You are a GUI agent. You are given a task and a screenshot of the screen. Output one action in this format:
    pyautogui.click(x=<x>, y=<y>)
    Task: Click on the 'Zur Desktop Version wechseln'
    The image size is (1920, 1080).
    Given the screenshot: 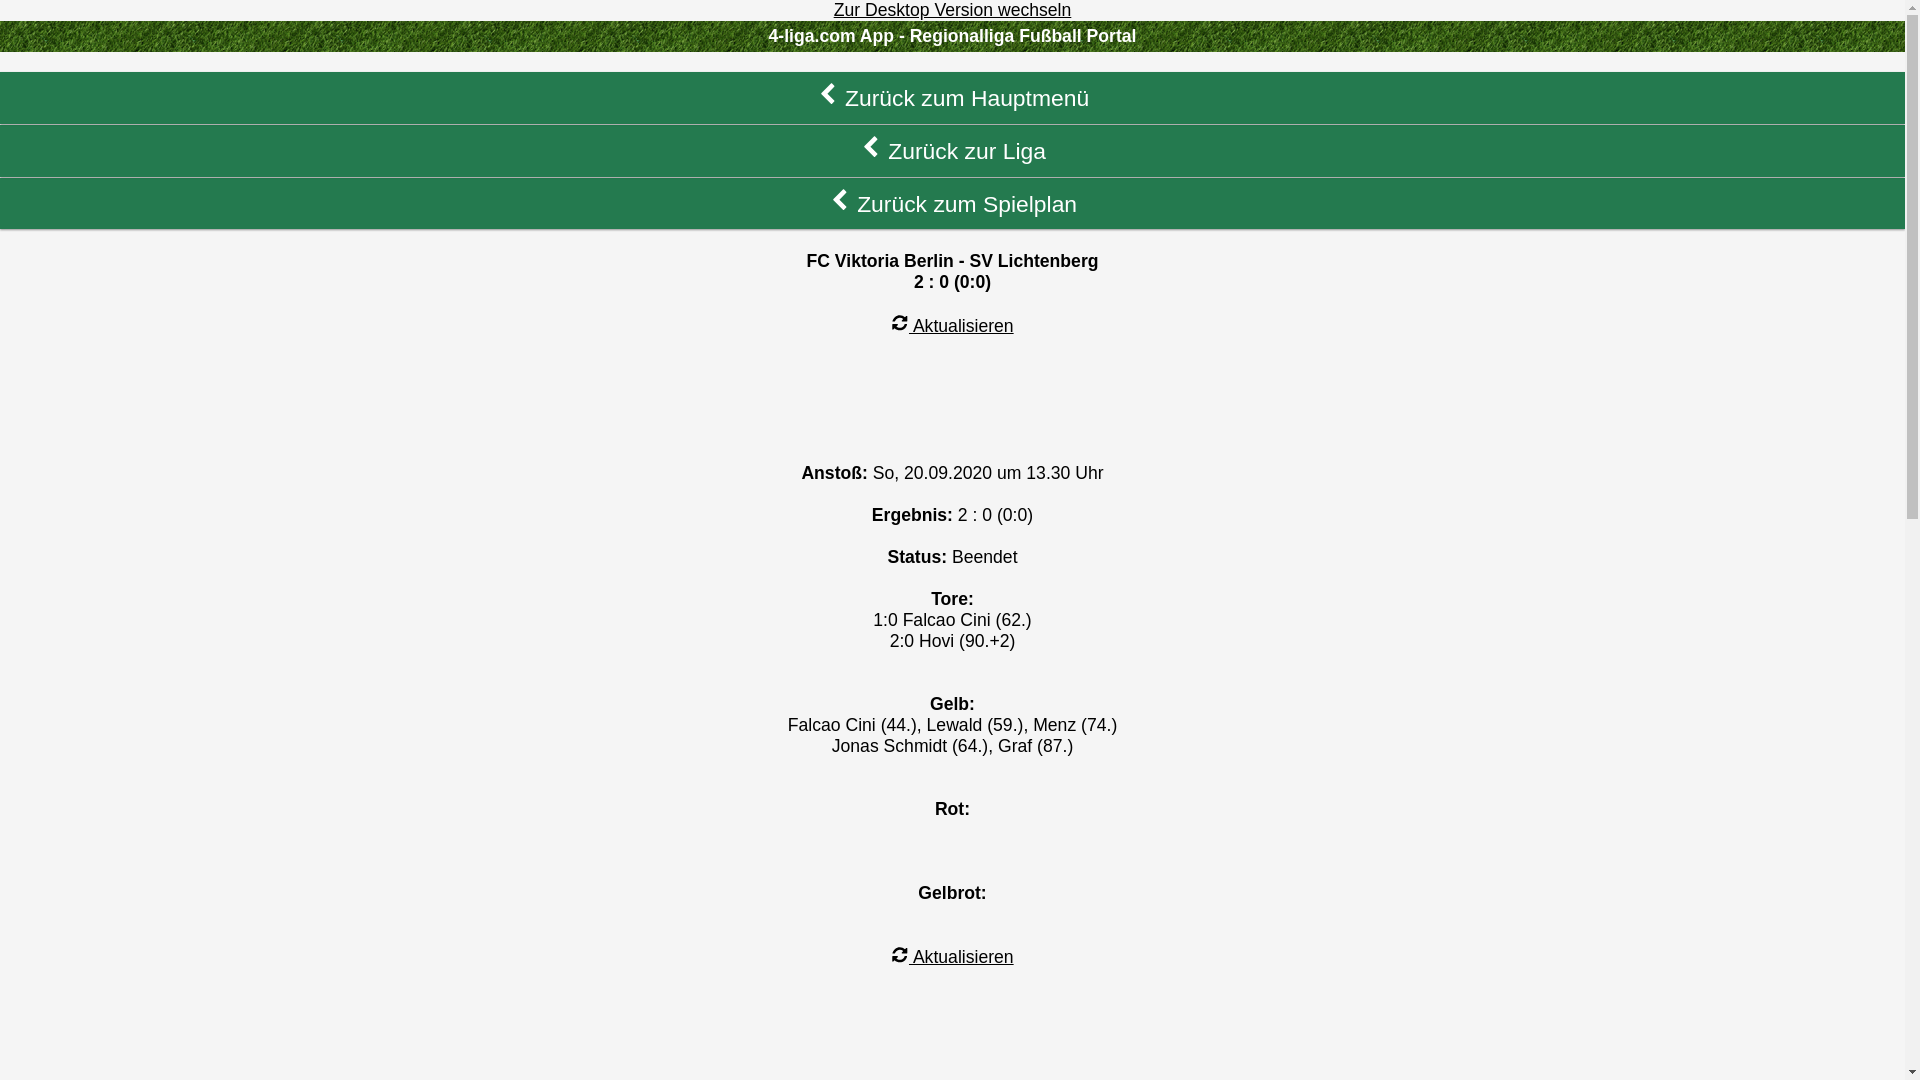 What is the action you would take?
    pyautogui.click(x=952, y=10)
    